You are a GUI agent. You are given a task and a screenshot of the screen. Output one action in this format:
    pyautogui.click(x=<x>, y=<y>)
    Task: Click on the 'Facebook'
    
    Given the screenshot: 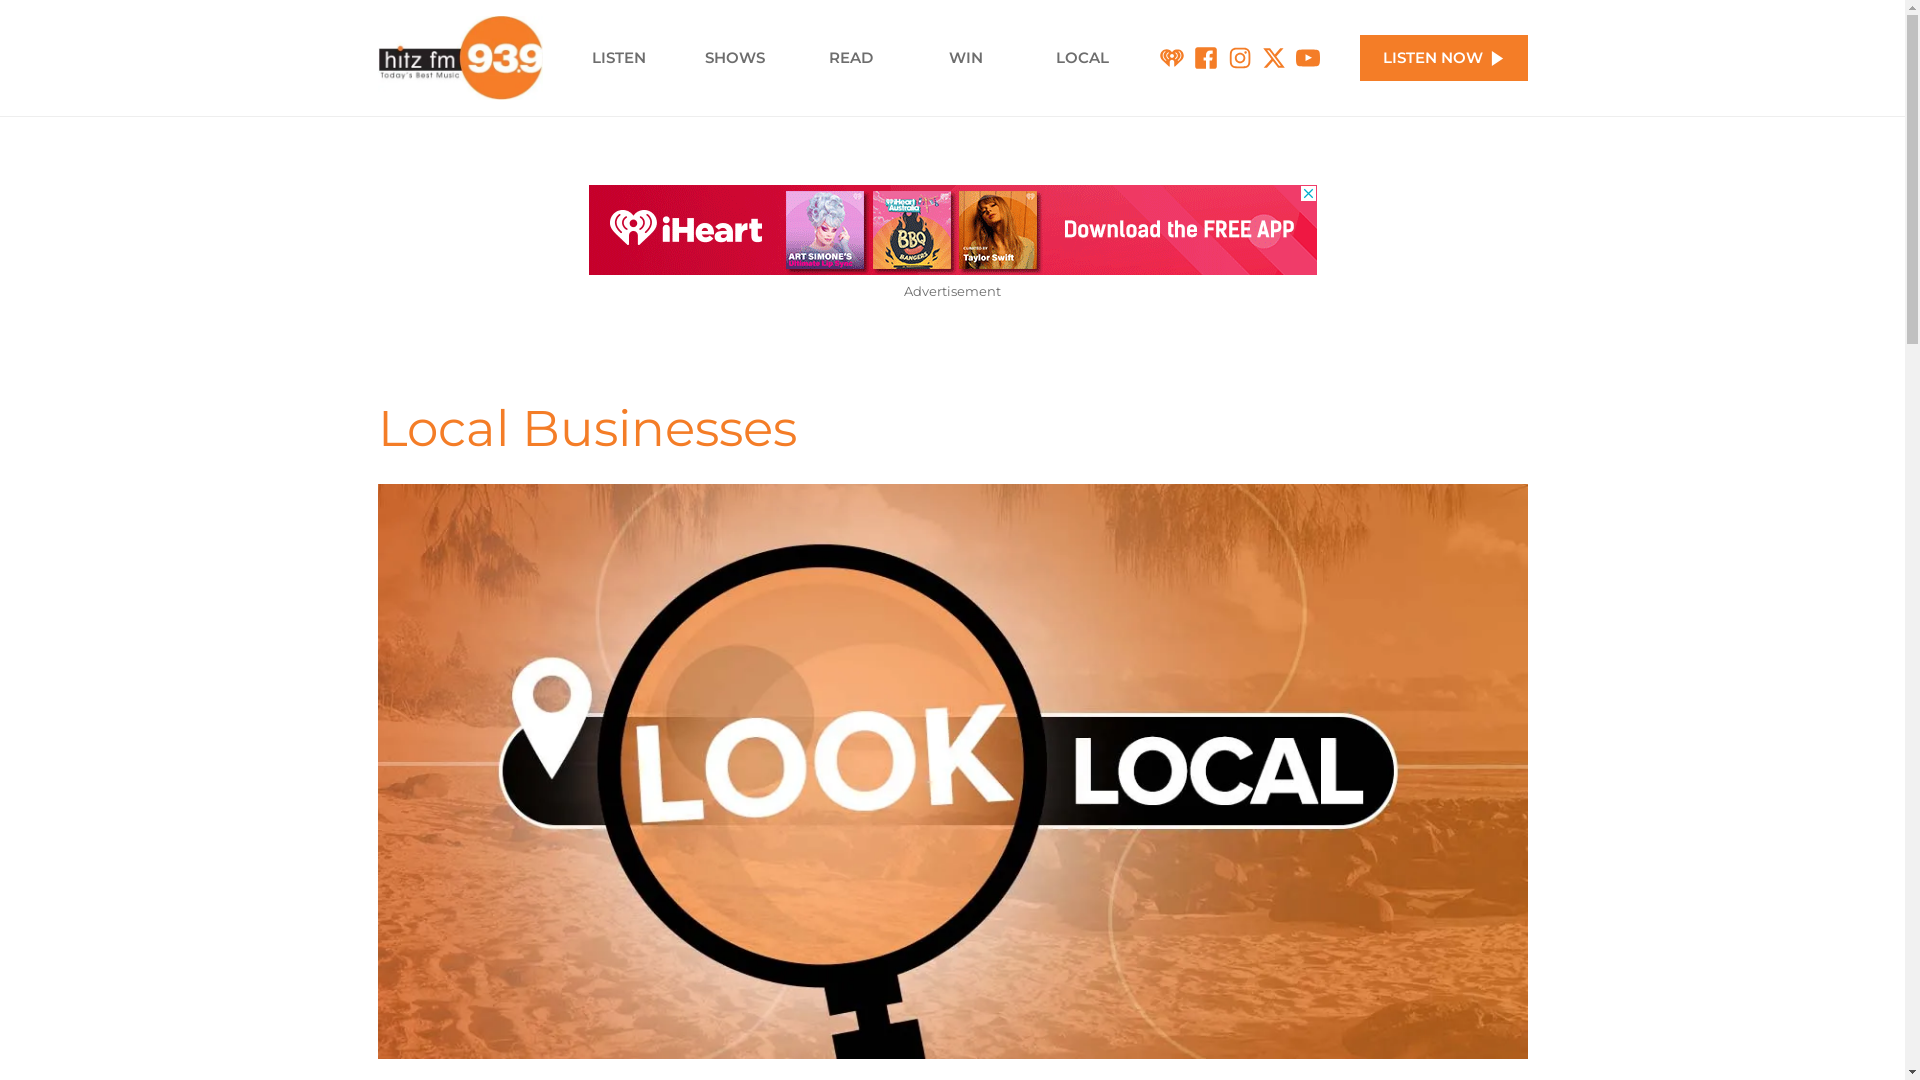 What is the action you would take?
    pyautogui.click(x=1204, y=57)
    